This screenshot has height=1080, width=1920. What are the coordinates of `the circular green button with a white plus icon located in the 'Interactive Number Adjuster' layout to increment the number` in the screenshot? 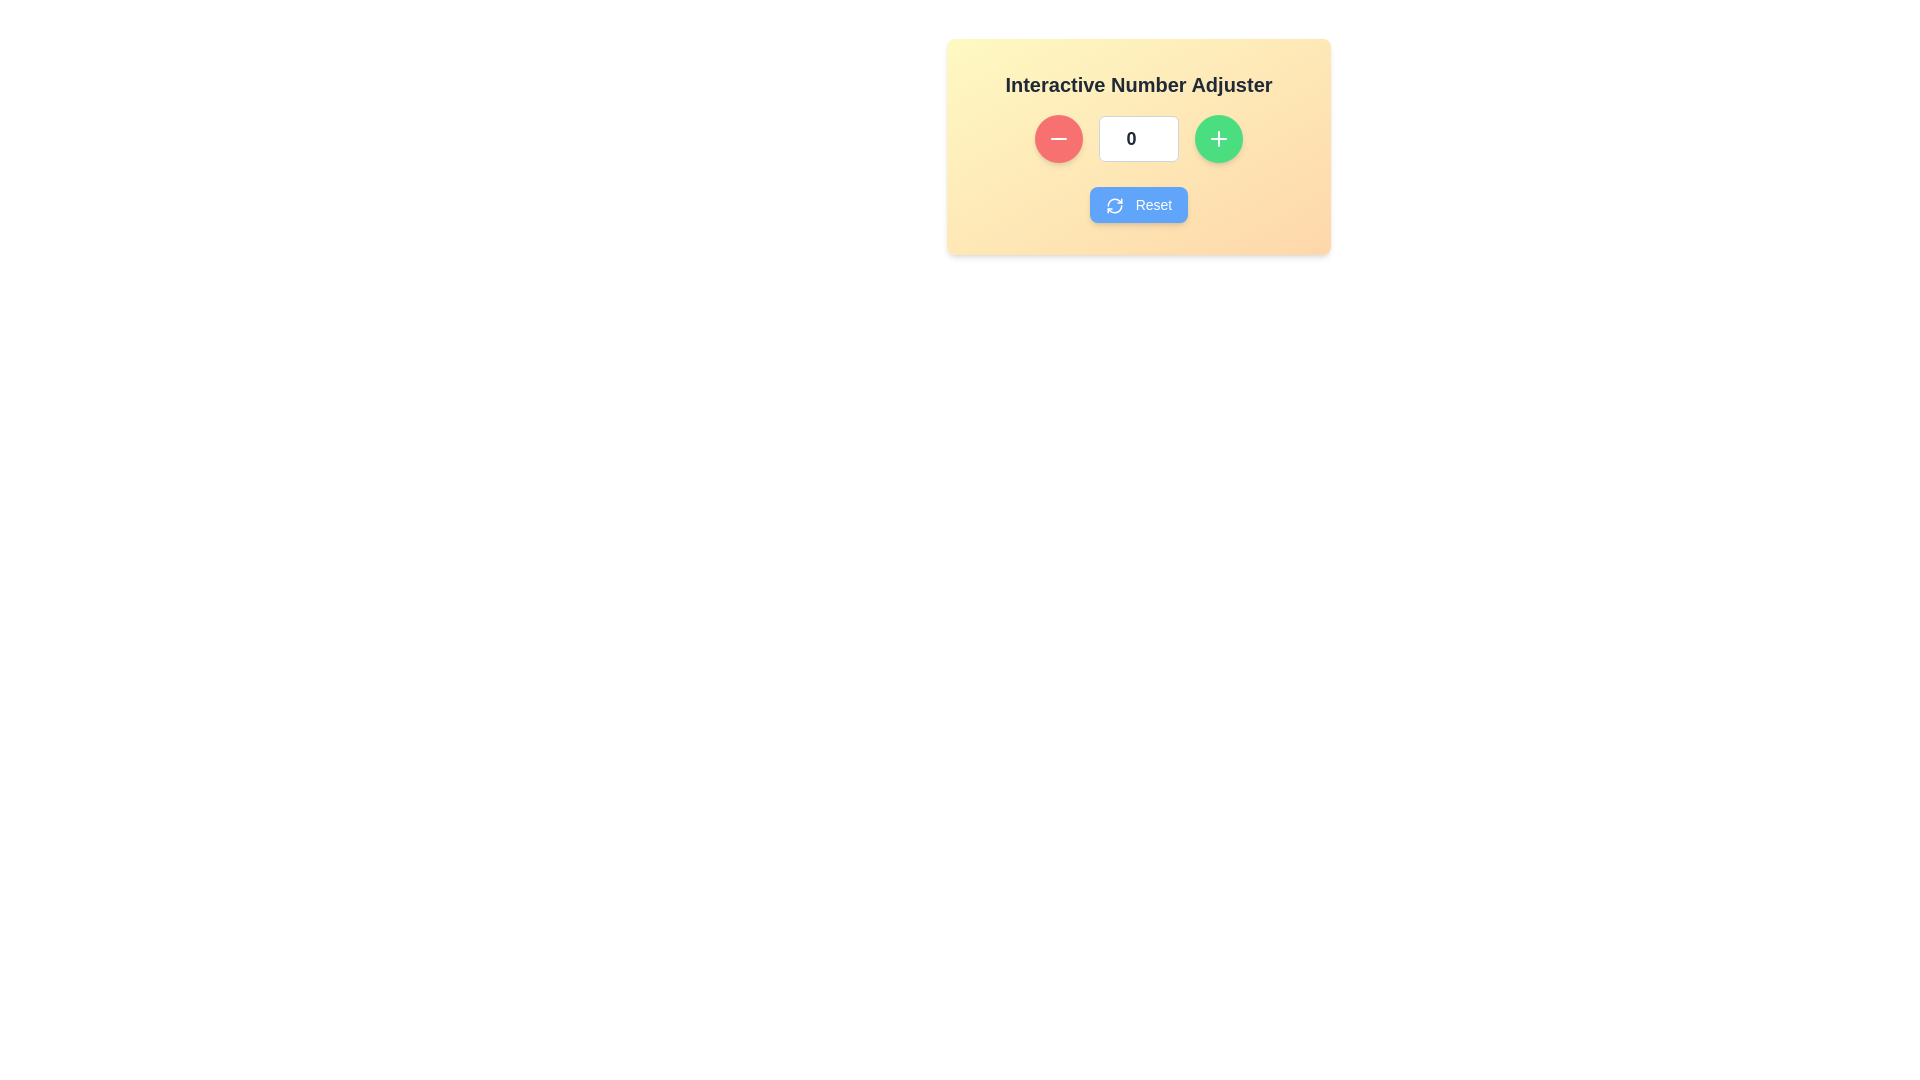 It's located at (1218, 137).